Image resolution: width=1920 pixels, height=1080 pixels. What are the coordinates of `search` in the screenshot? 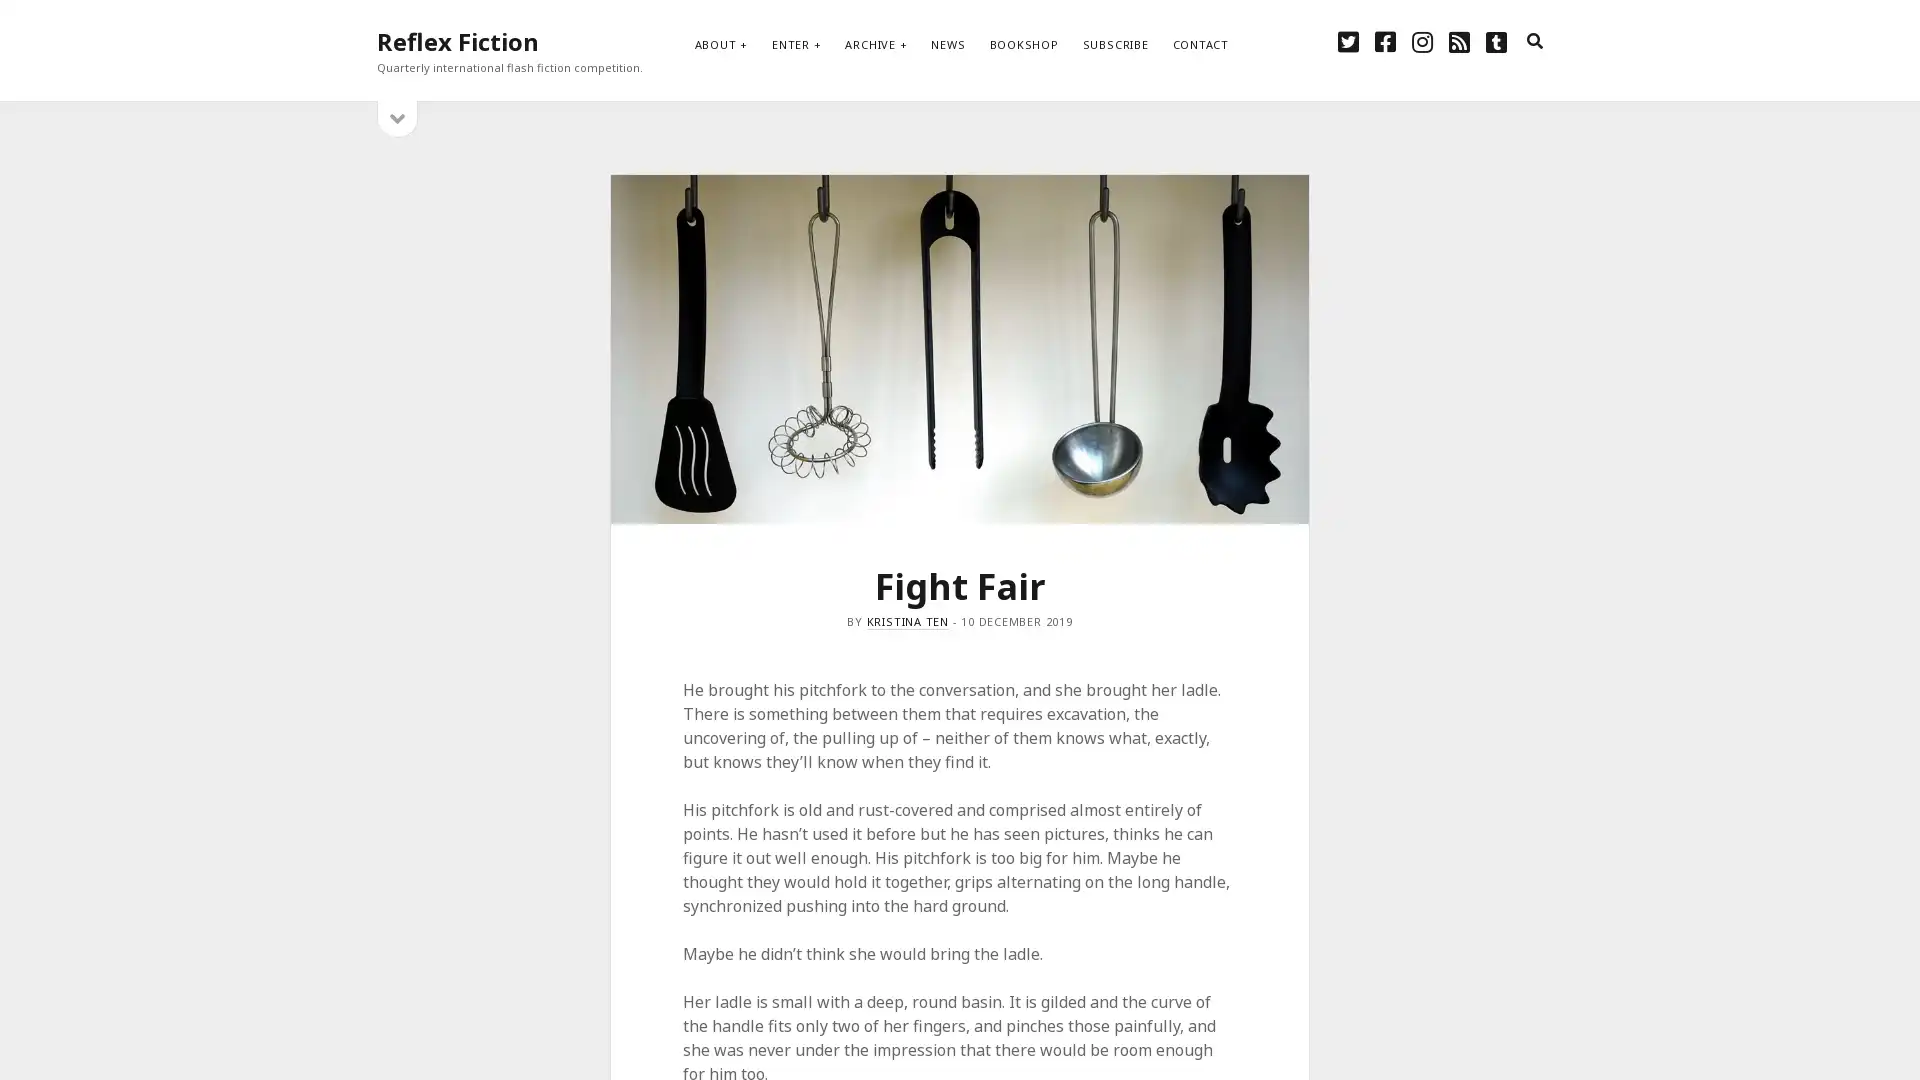 It's located at (1534, 42).